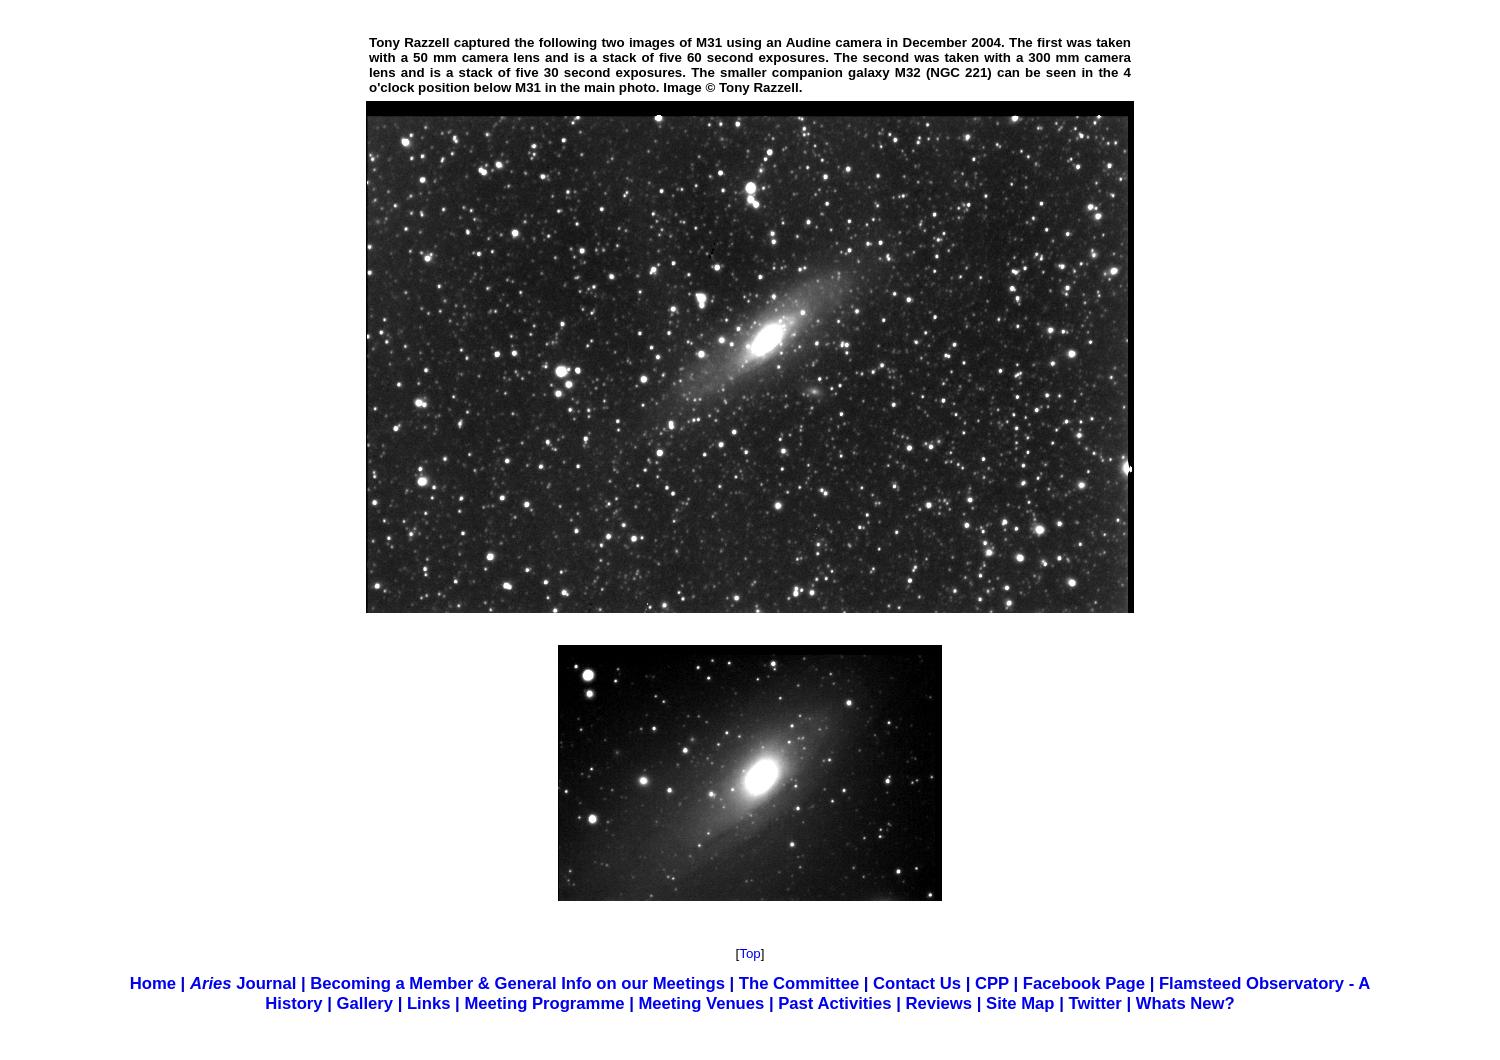 The image size is (1500, 1060). Describe the element at coordinates (762, 951) in the screenshot. I see `']'` at that location.